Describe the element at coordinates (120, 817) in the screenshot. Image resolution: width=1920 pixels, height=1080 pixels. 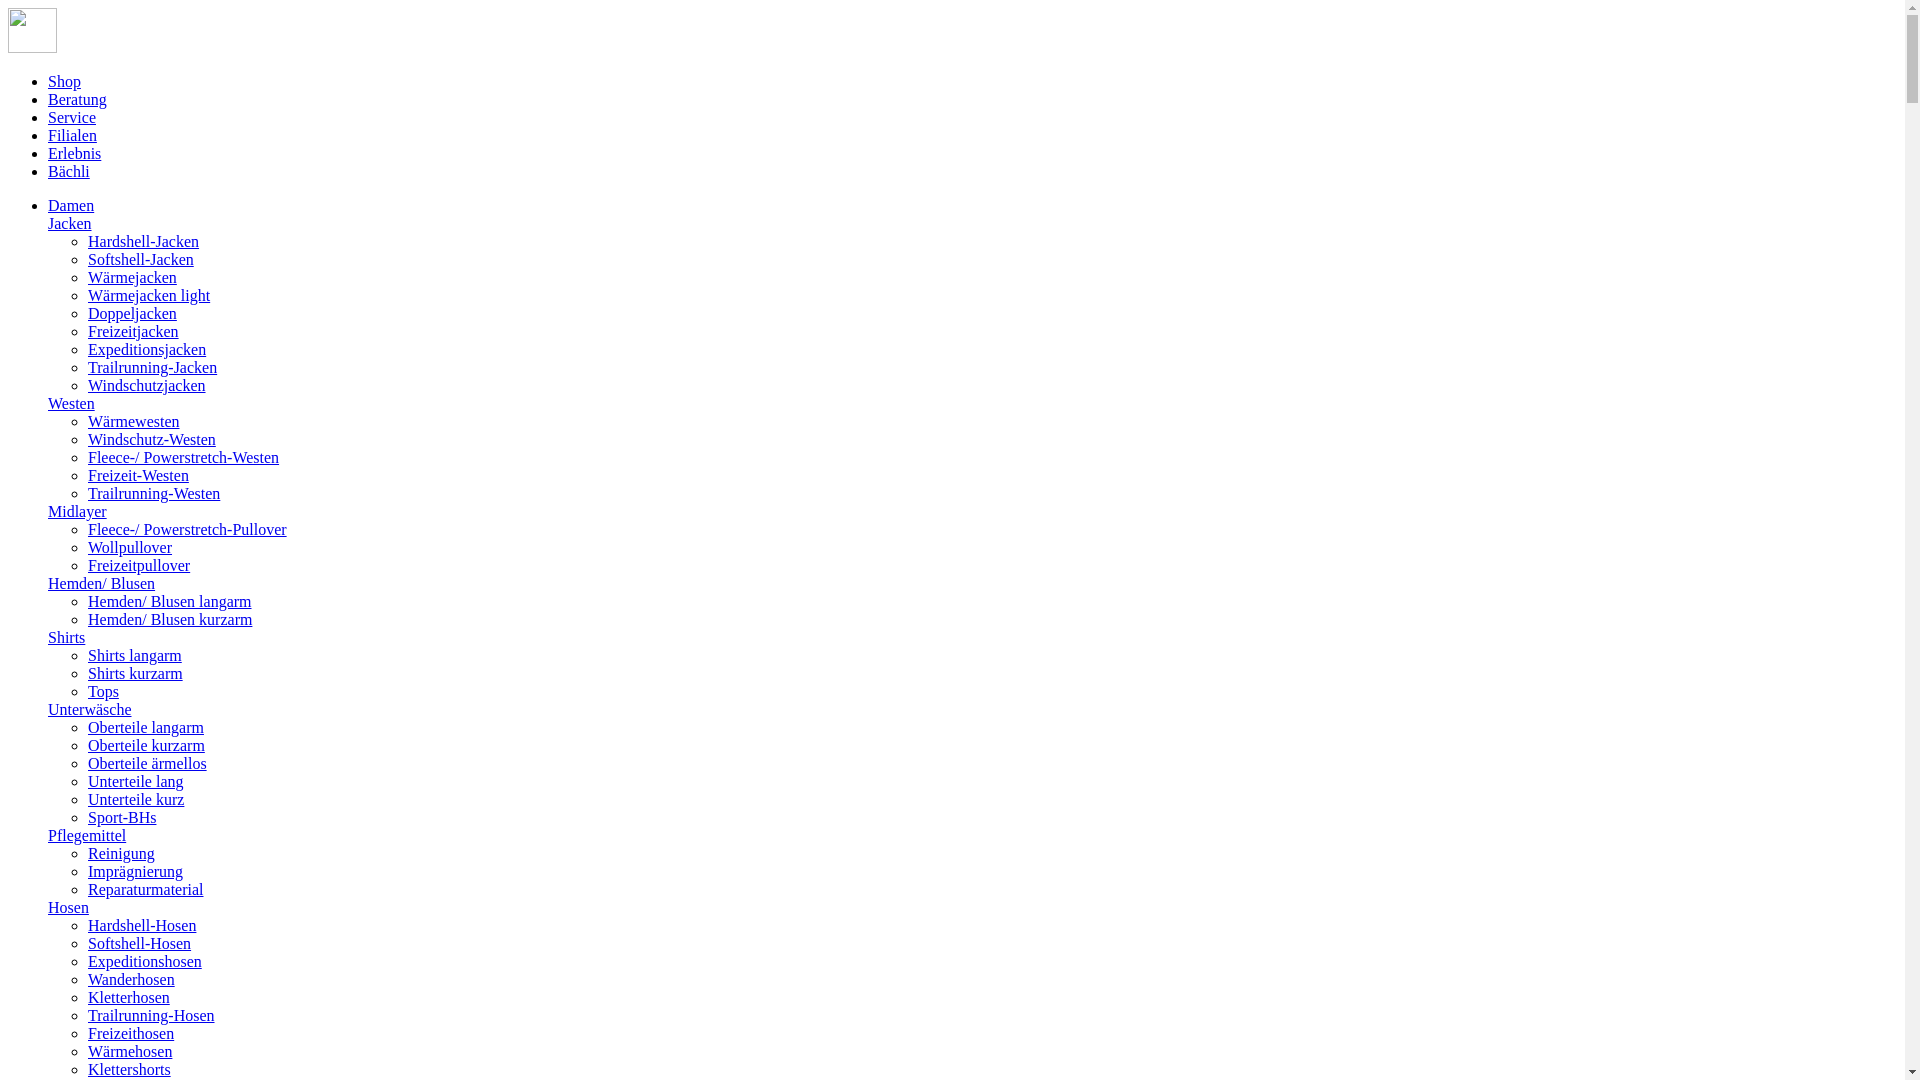
I see `'Sport-BHs'` at that location.